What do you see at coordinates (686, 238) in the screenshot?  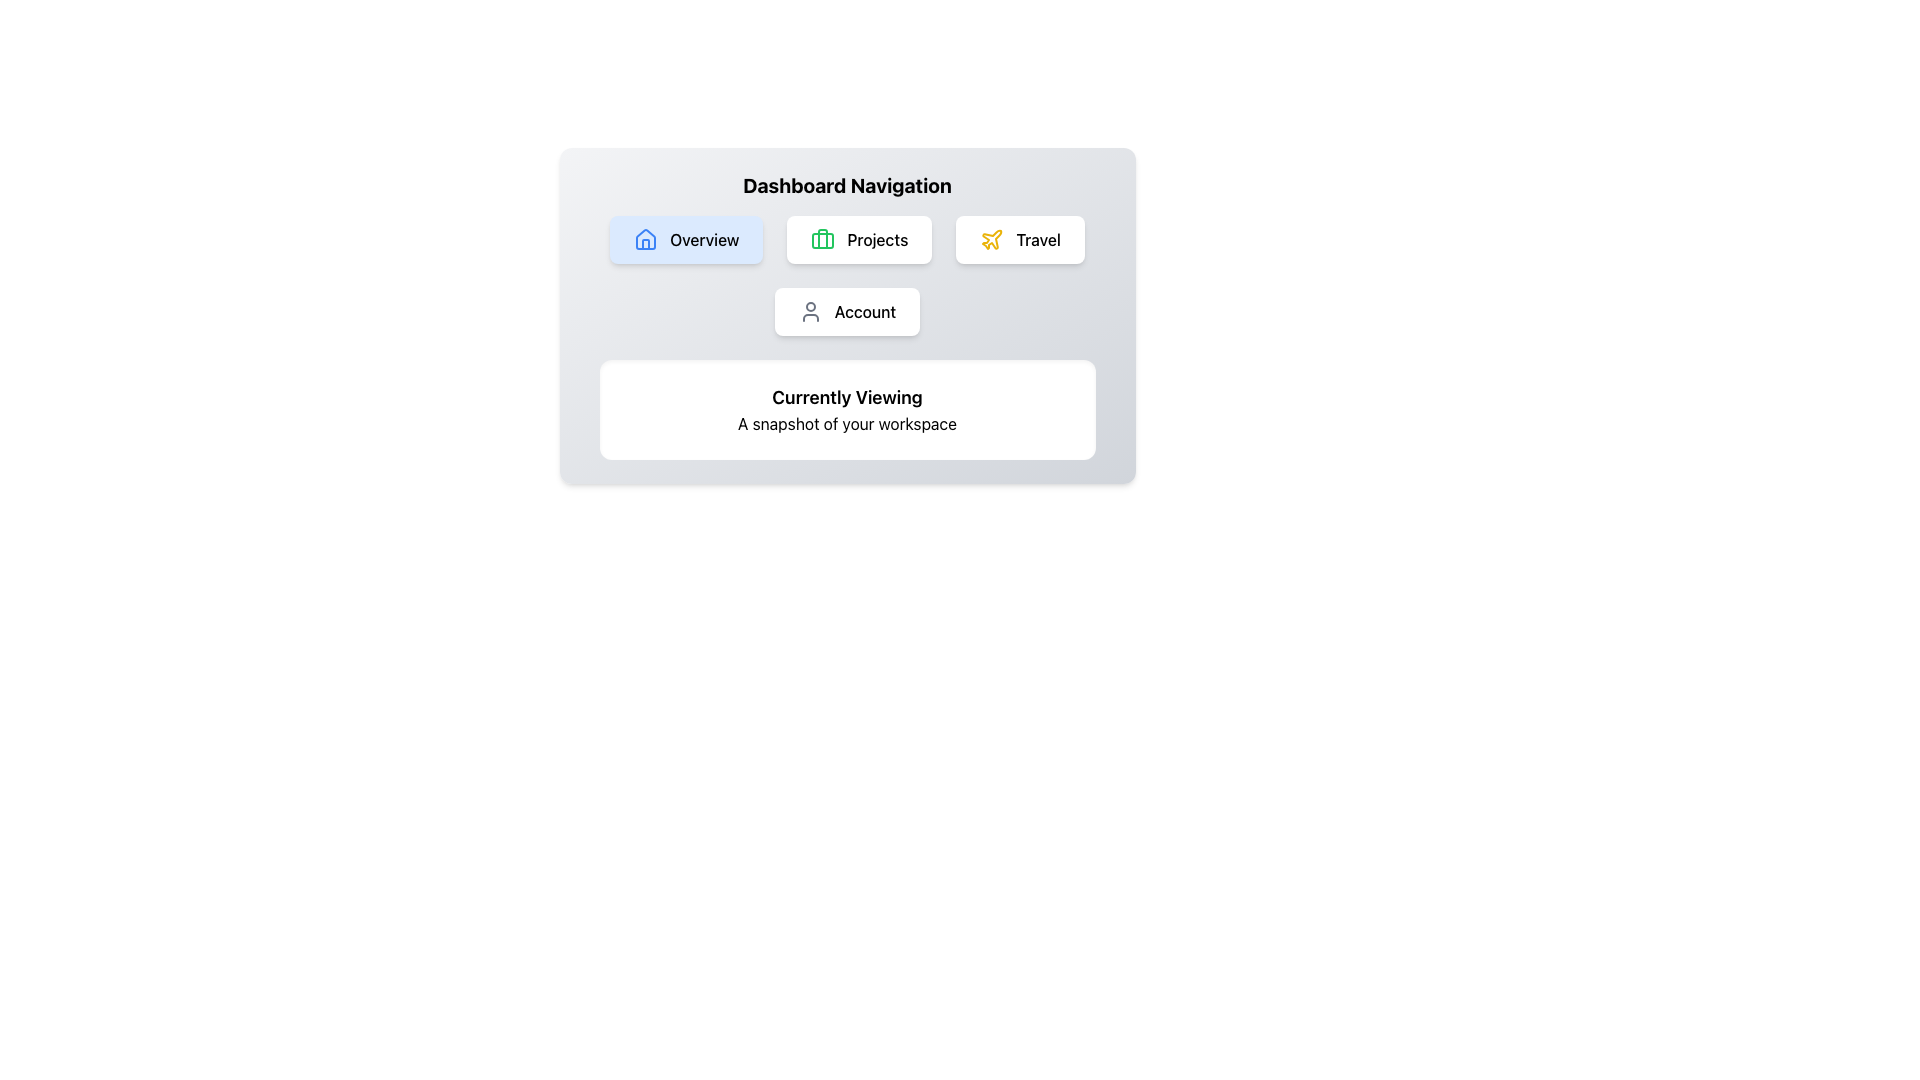 I see `the 'Overview' navigation button, which is the first button from the left in the 'Dashboard Navigation' menu, to trigger potential visual feedback` at bounding box center [686, 238].